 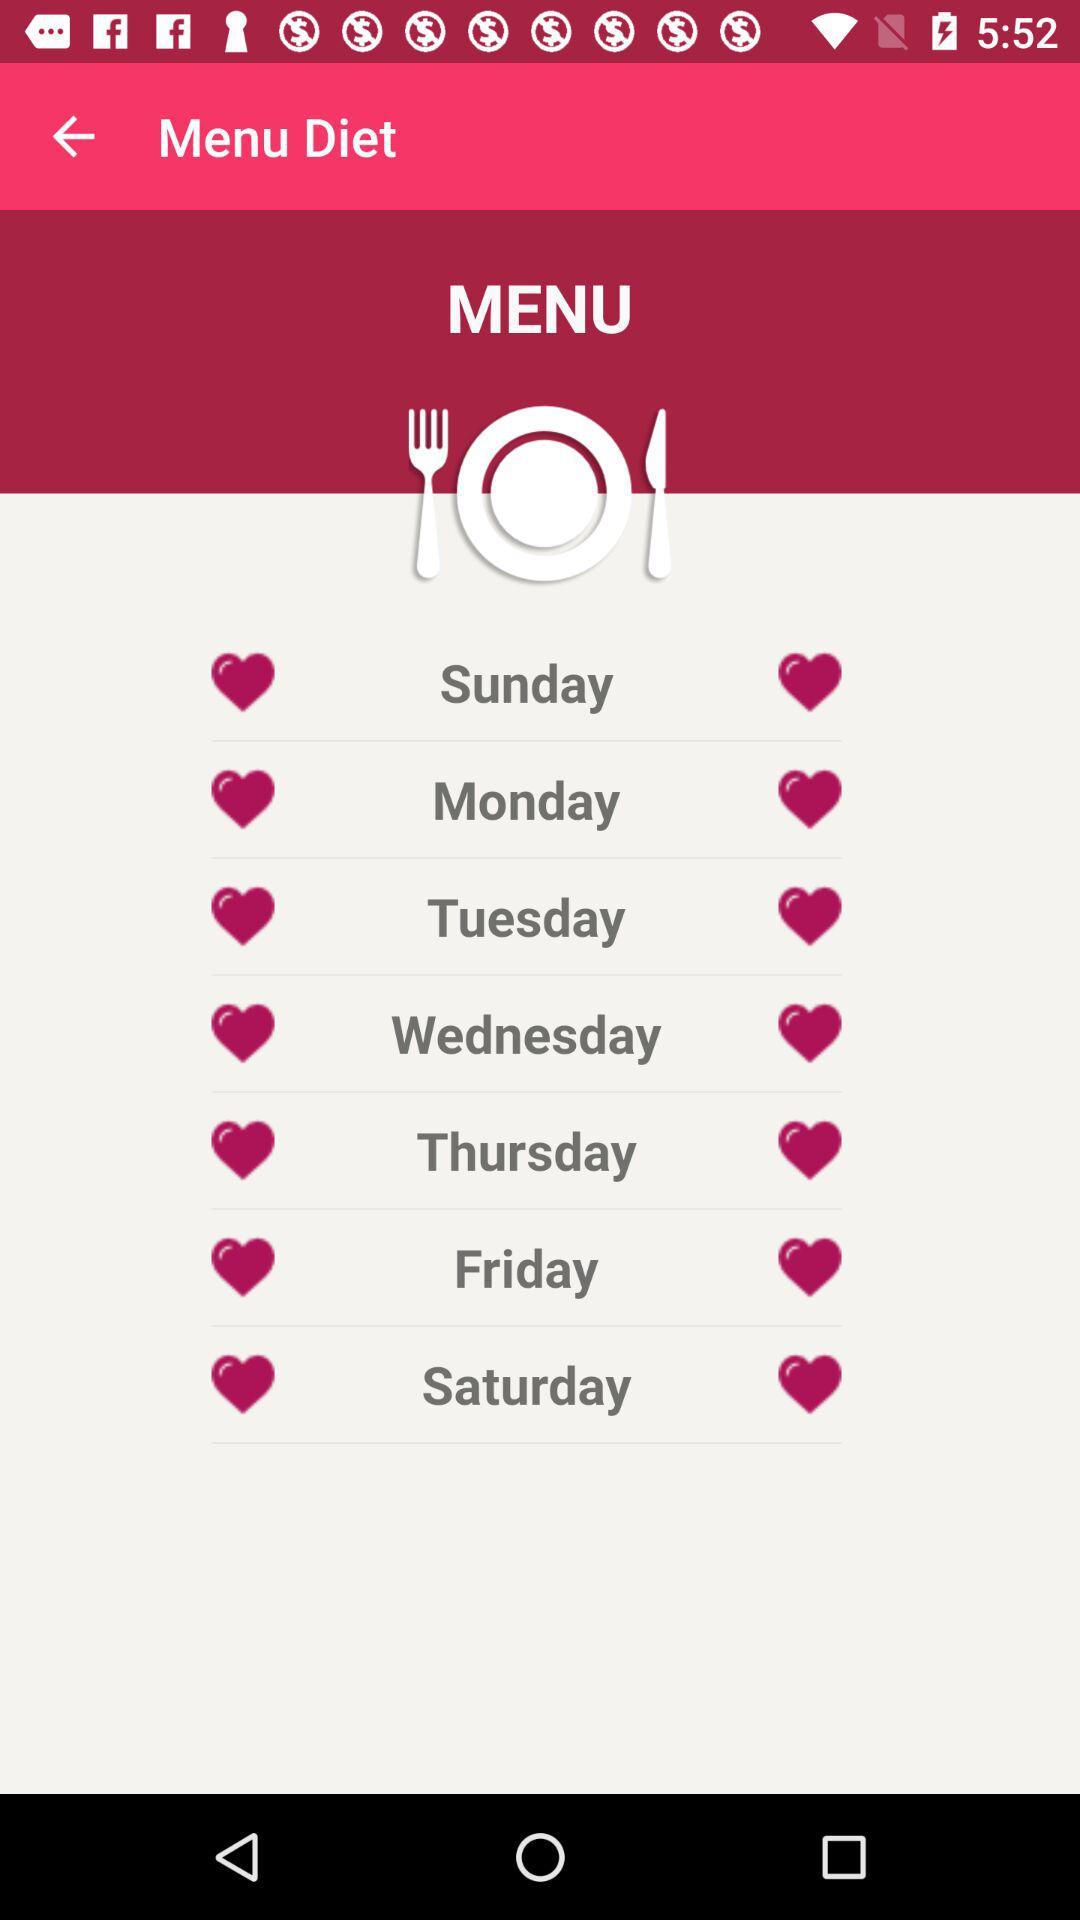 I want to click on the sunday, so click(x=525, y=682).